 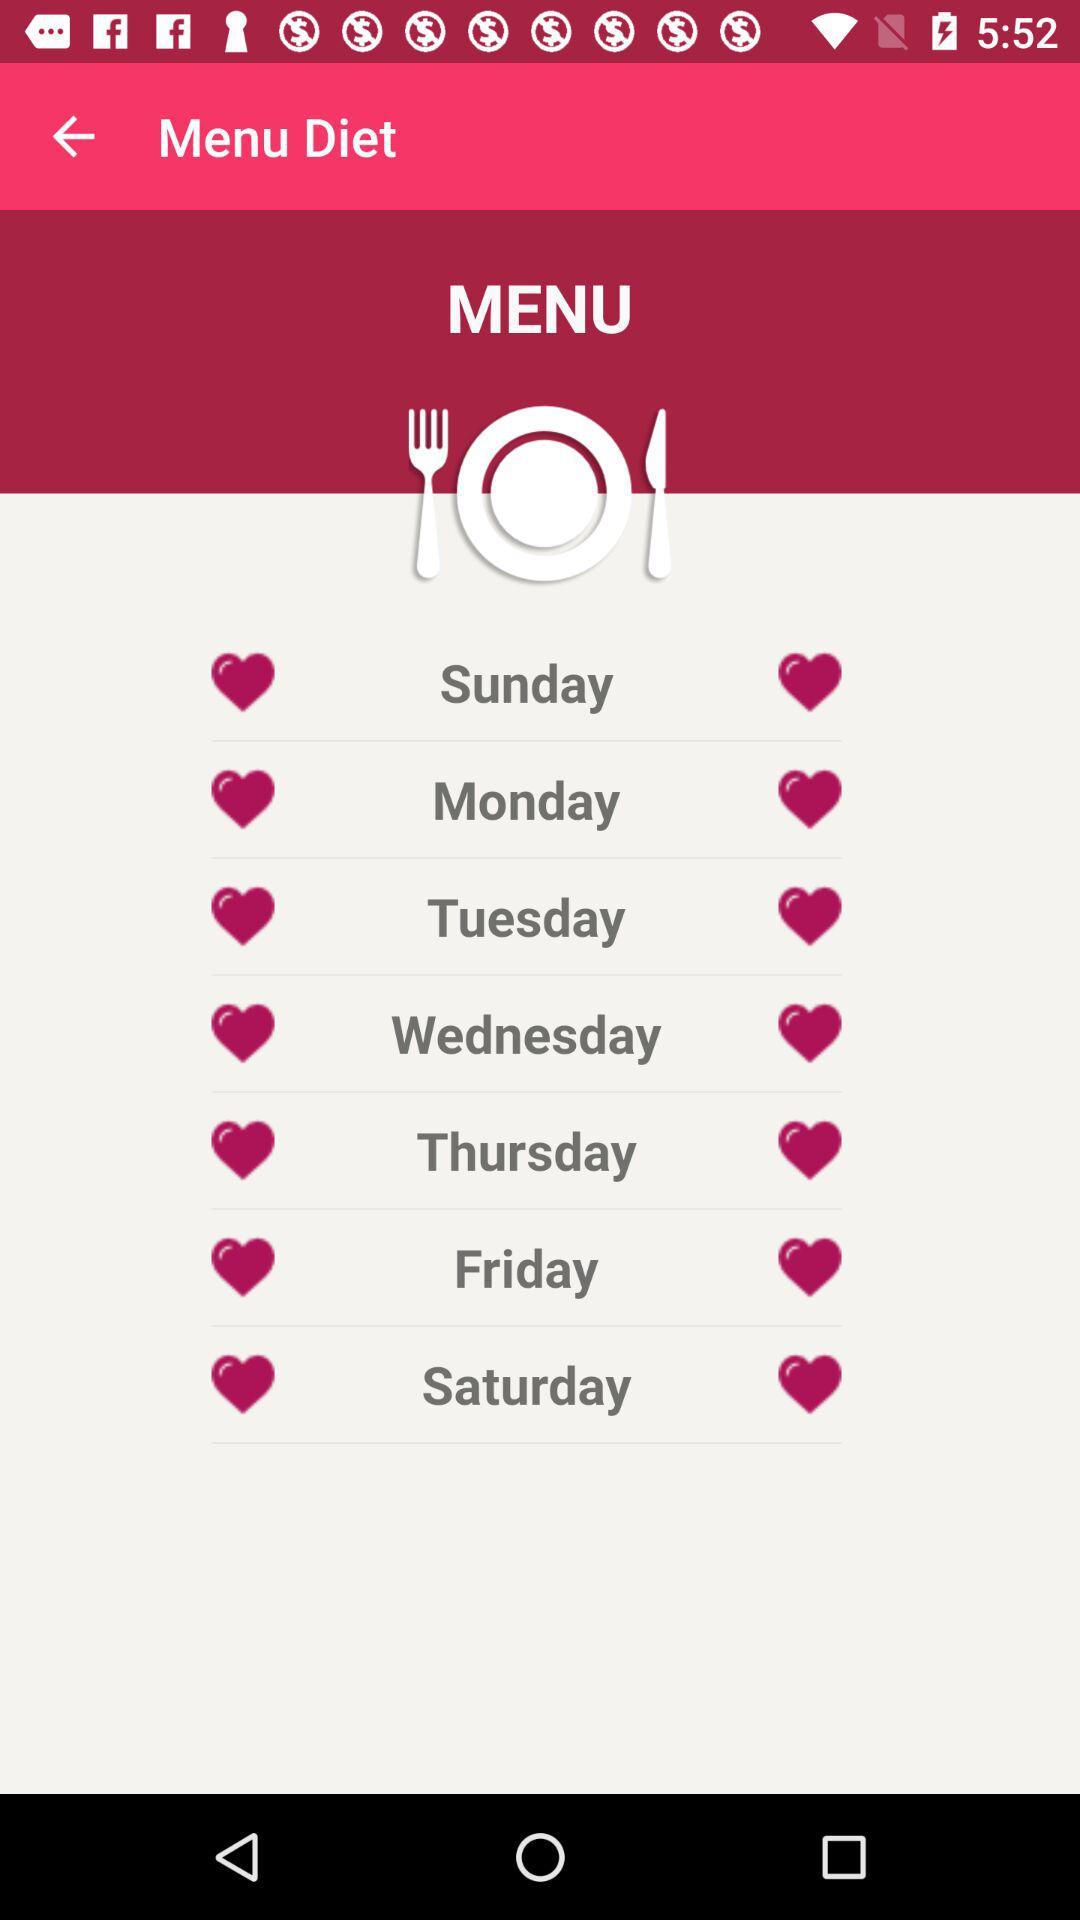 I want to click on the sunday, so click(x=525, y=682).